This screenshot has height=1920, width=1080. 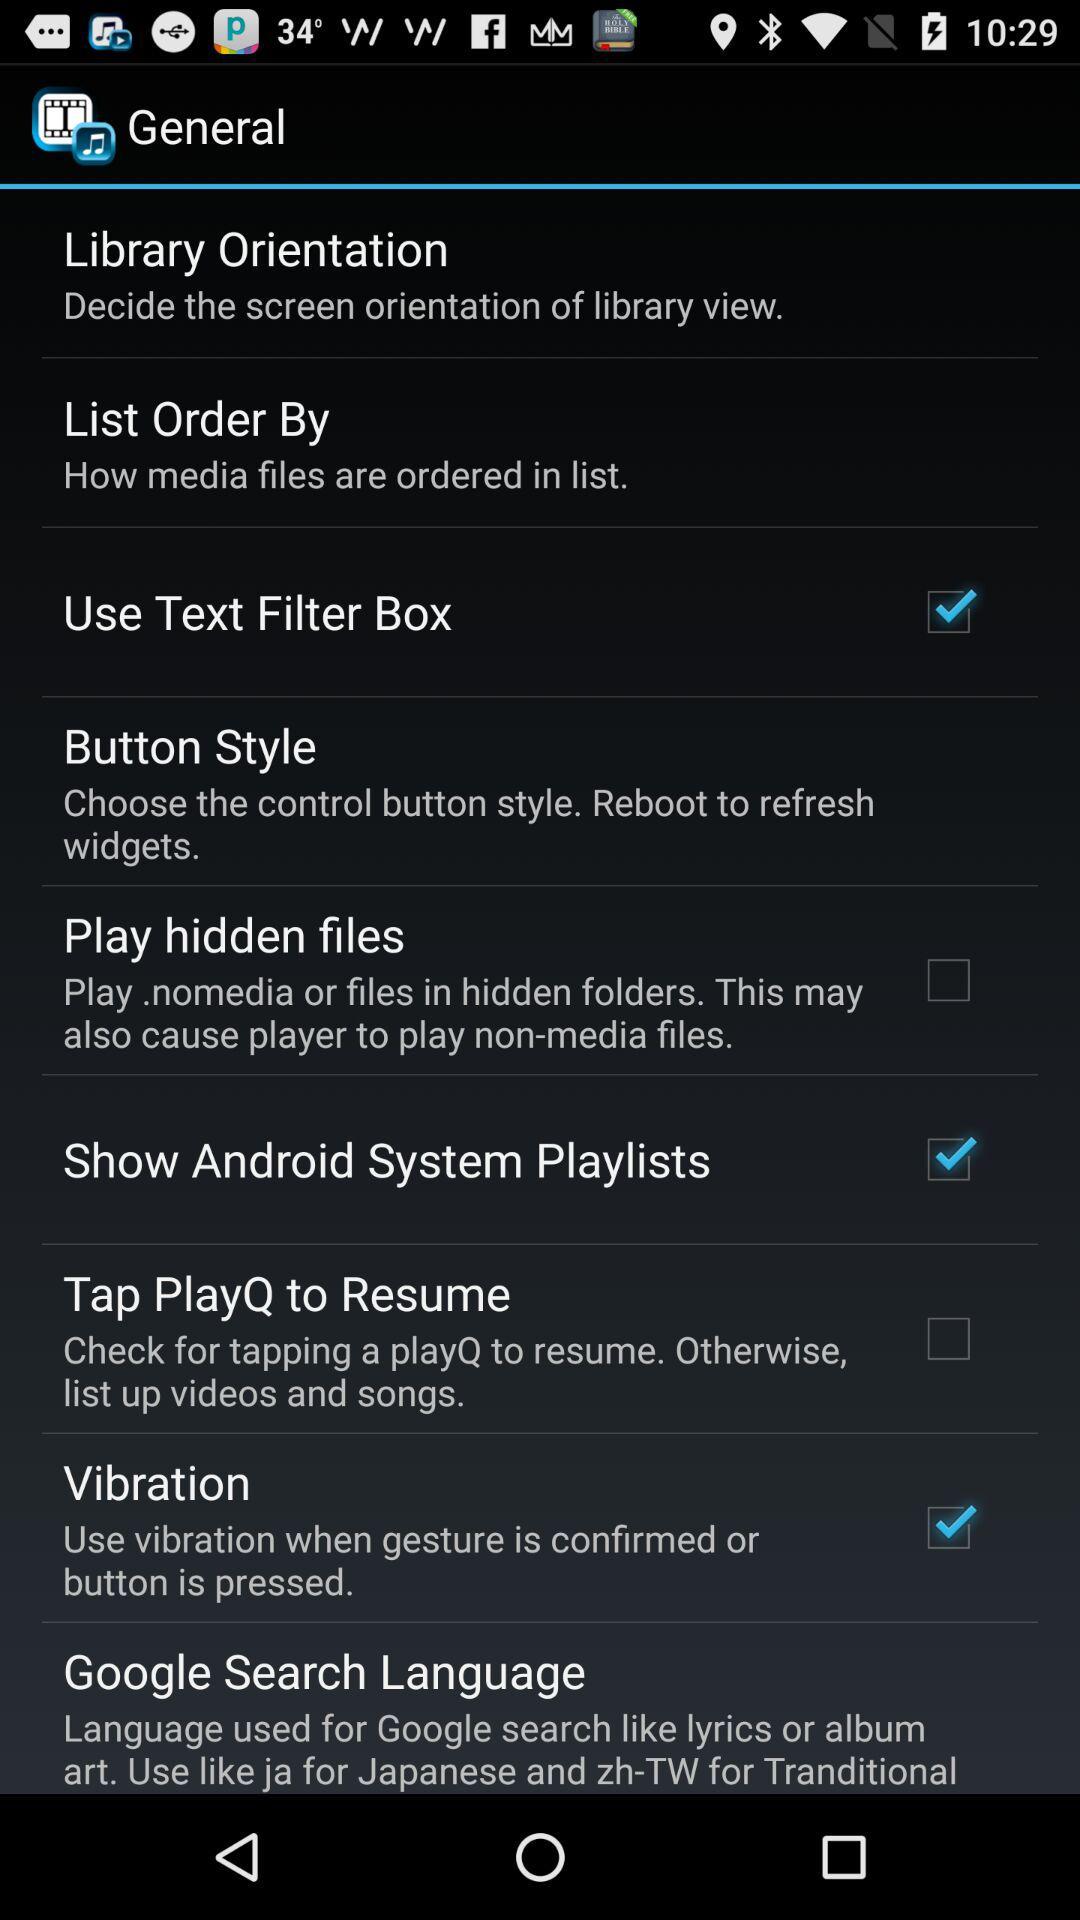 What do you see at coordinates (463, 1369) in the screenshot?
I see `the app above the vibration icon` at bounding box center [463, 1369].